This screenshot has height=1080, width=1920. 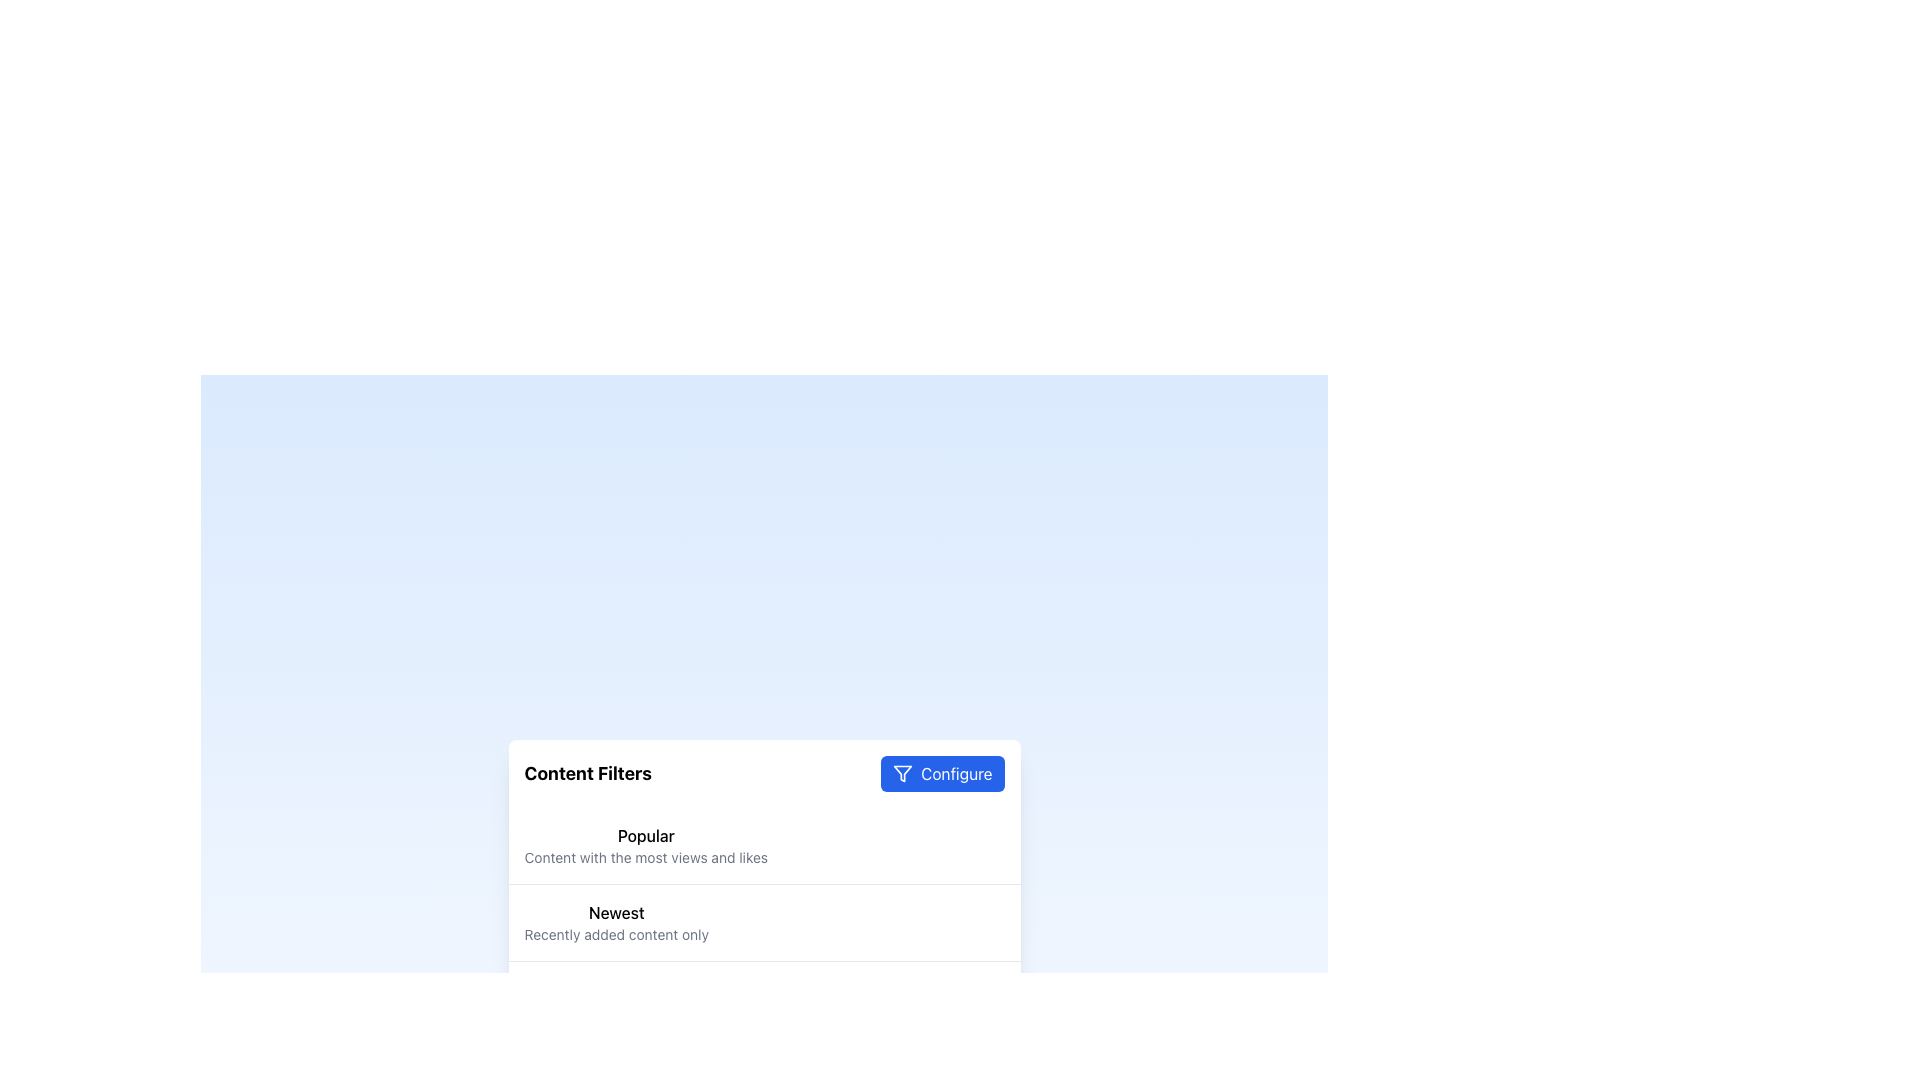 What do you see at coordinates (646, 856) in the screenshot?
I see `the static text content that provides a description about the 'Popular' category, located directly below the 'Popular' text in the 'Content Filters' section` at bounding box center [646, 856].